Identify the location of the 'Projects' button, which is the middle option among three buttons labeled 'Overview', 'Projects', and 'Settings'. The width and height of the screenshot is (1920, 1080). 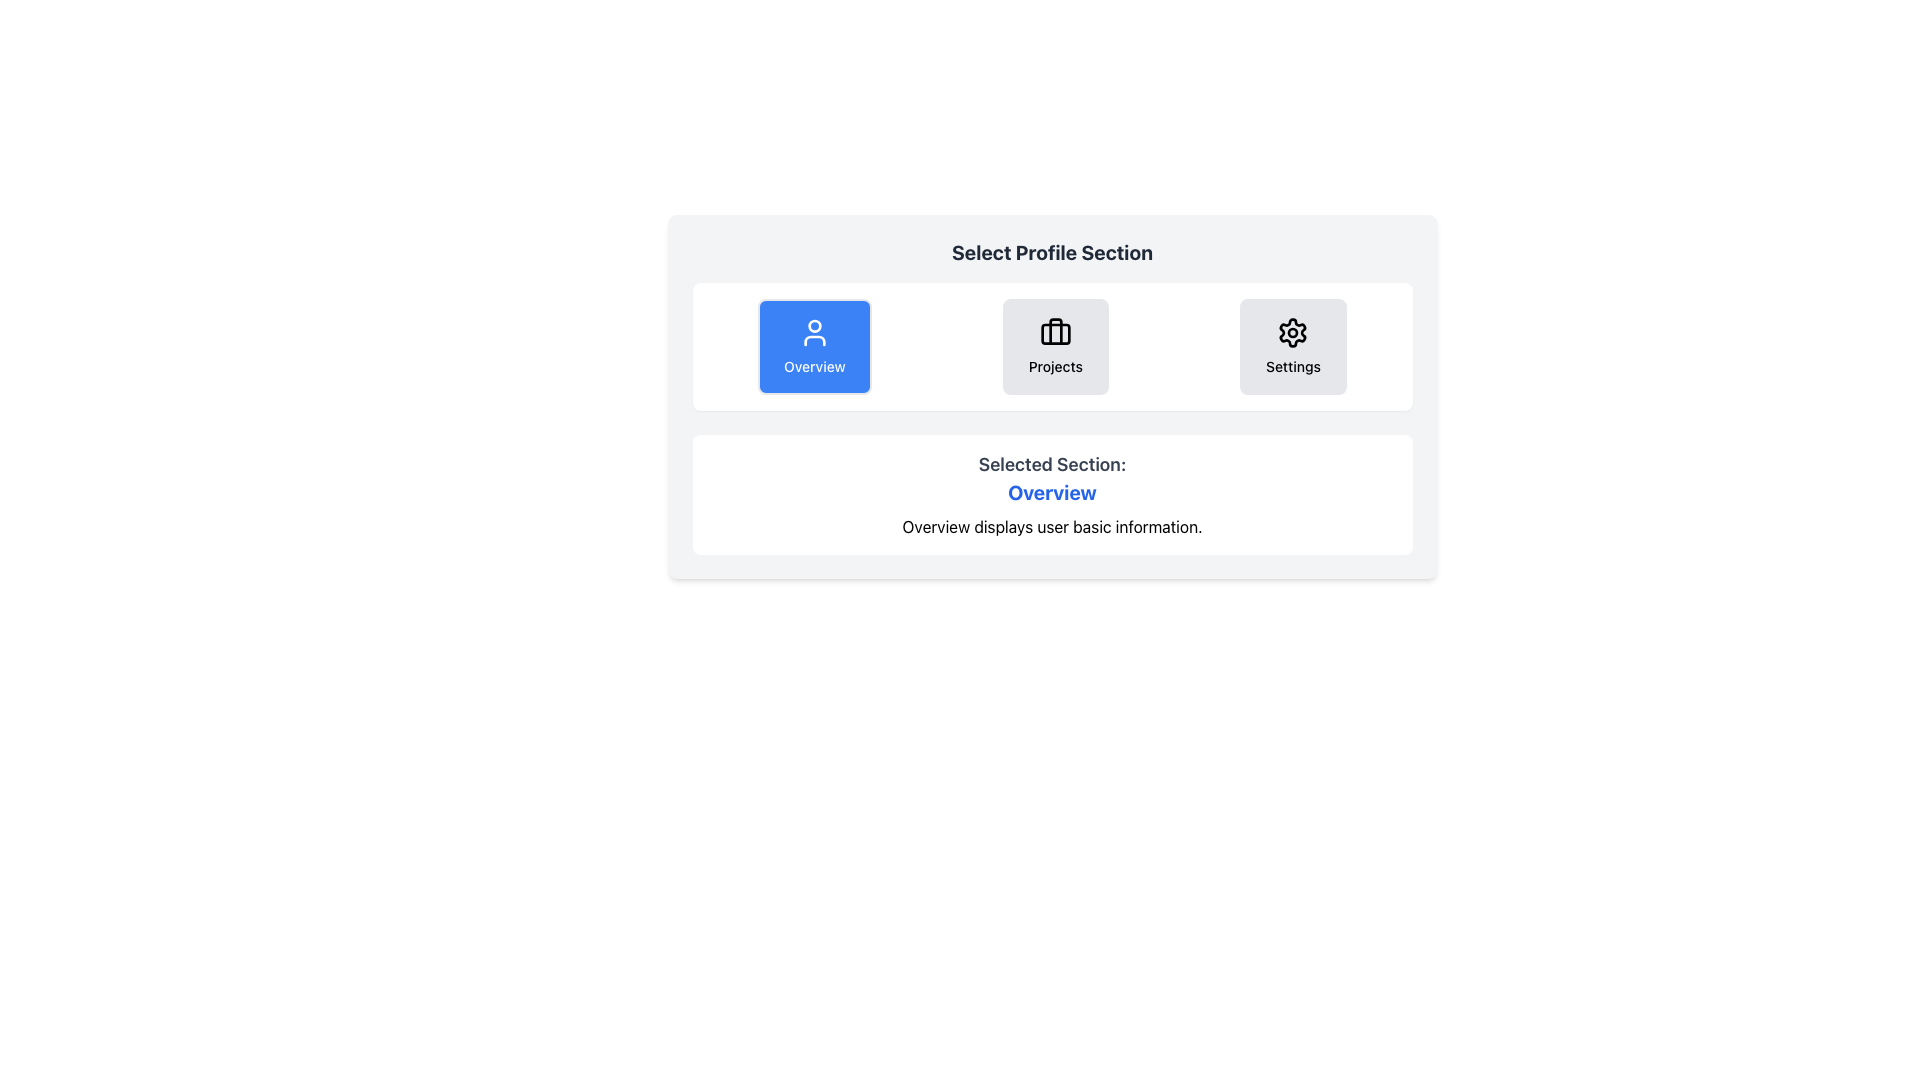
(1051, 346).